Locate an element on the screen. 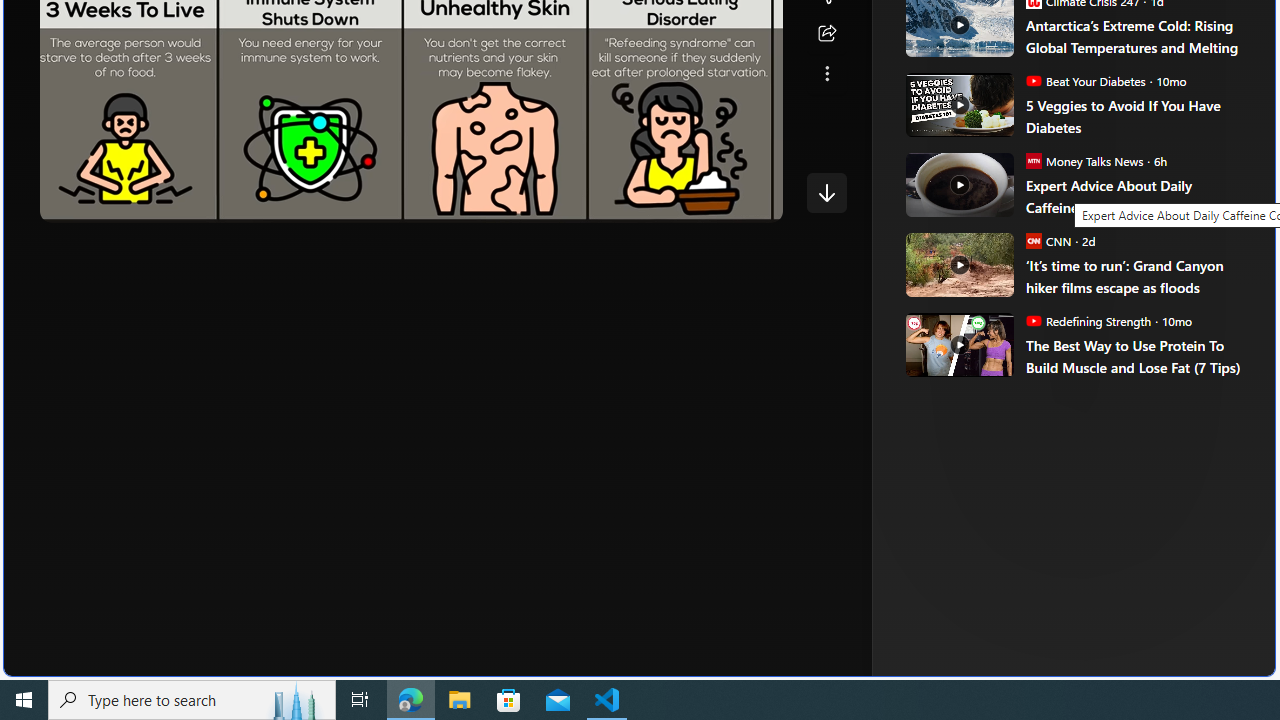  'Redefining Strength' is located at coordinates (1033, 319).